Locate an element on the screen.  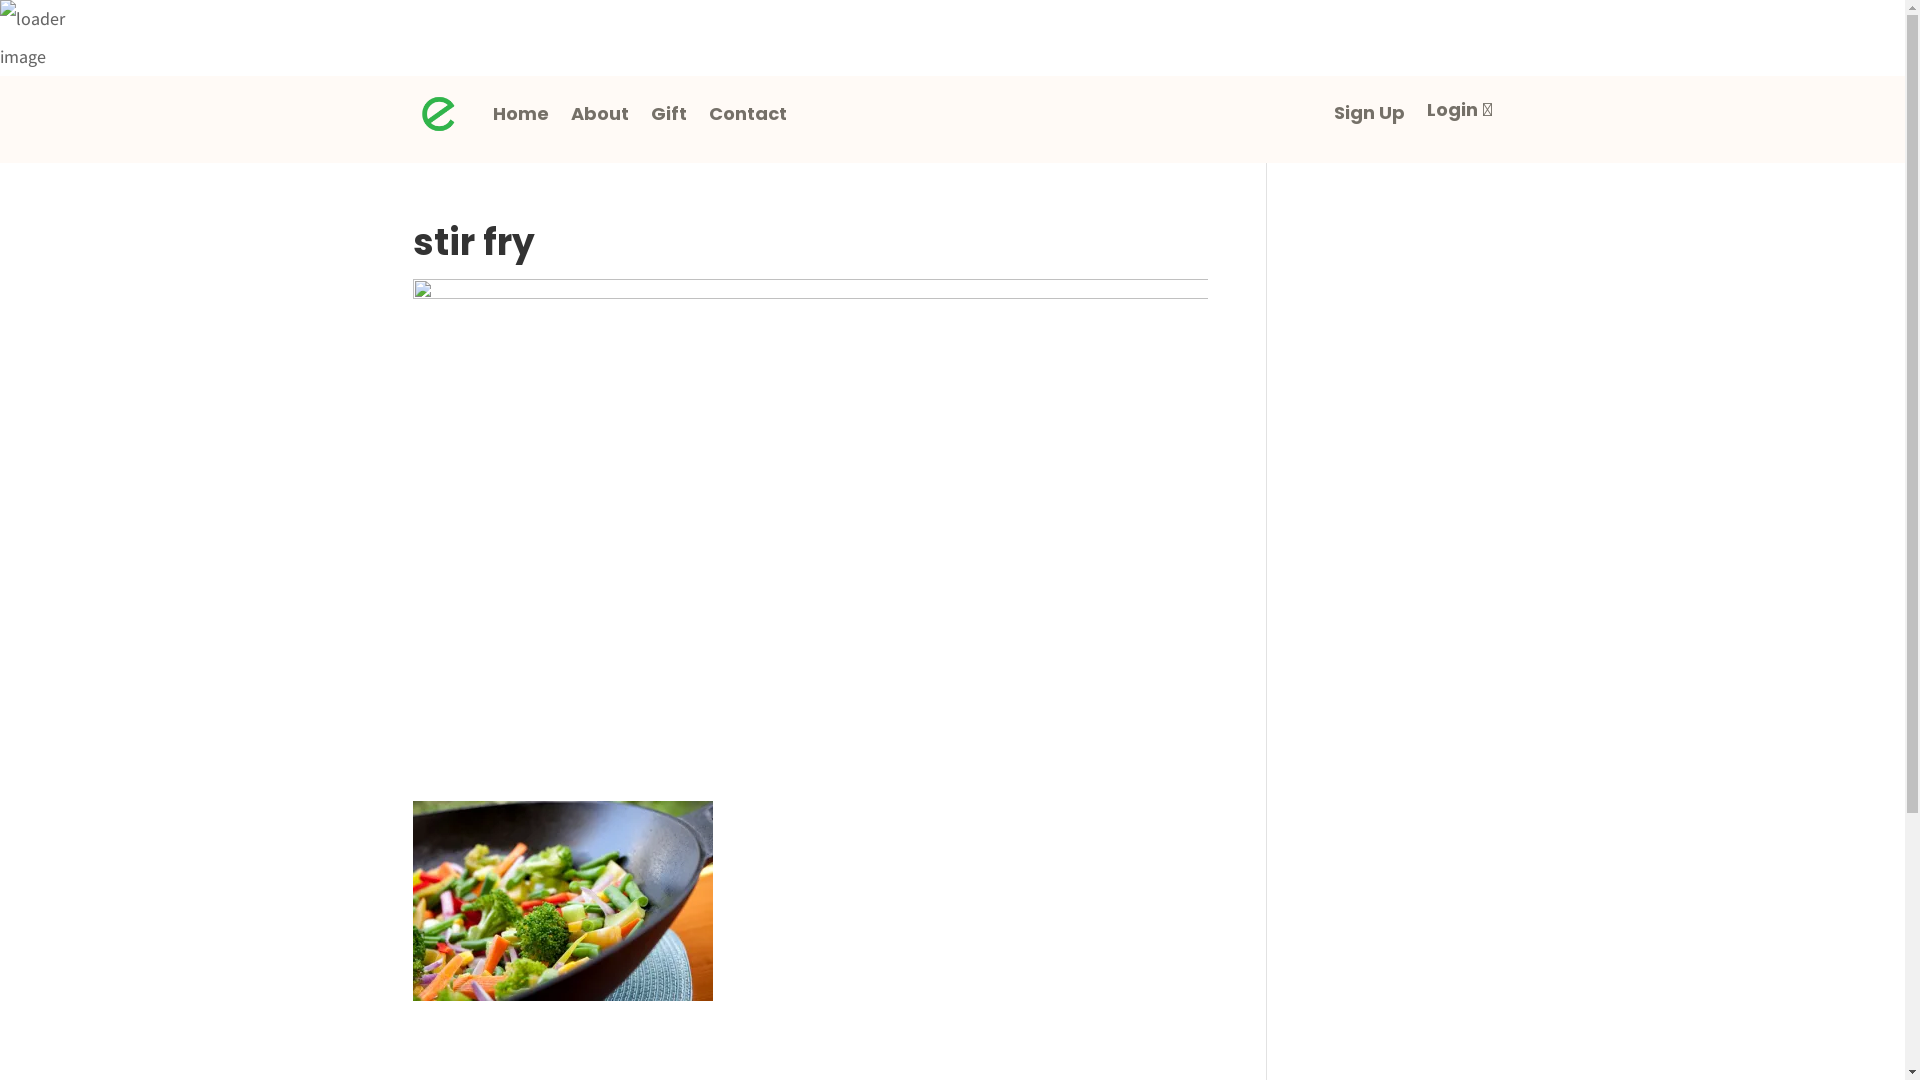
'Sign Up' is located at coordinates (1368, 116).